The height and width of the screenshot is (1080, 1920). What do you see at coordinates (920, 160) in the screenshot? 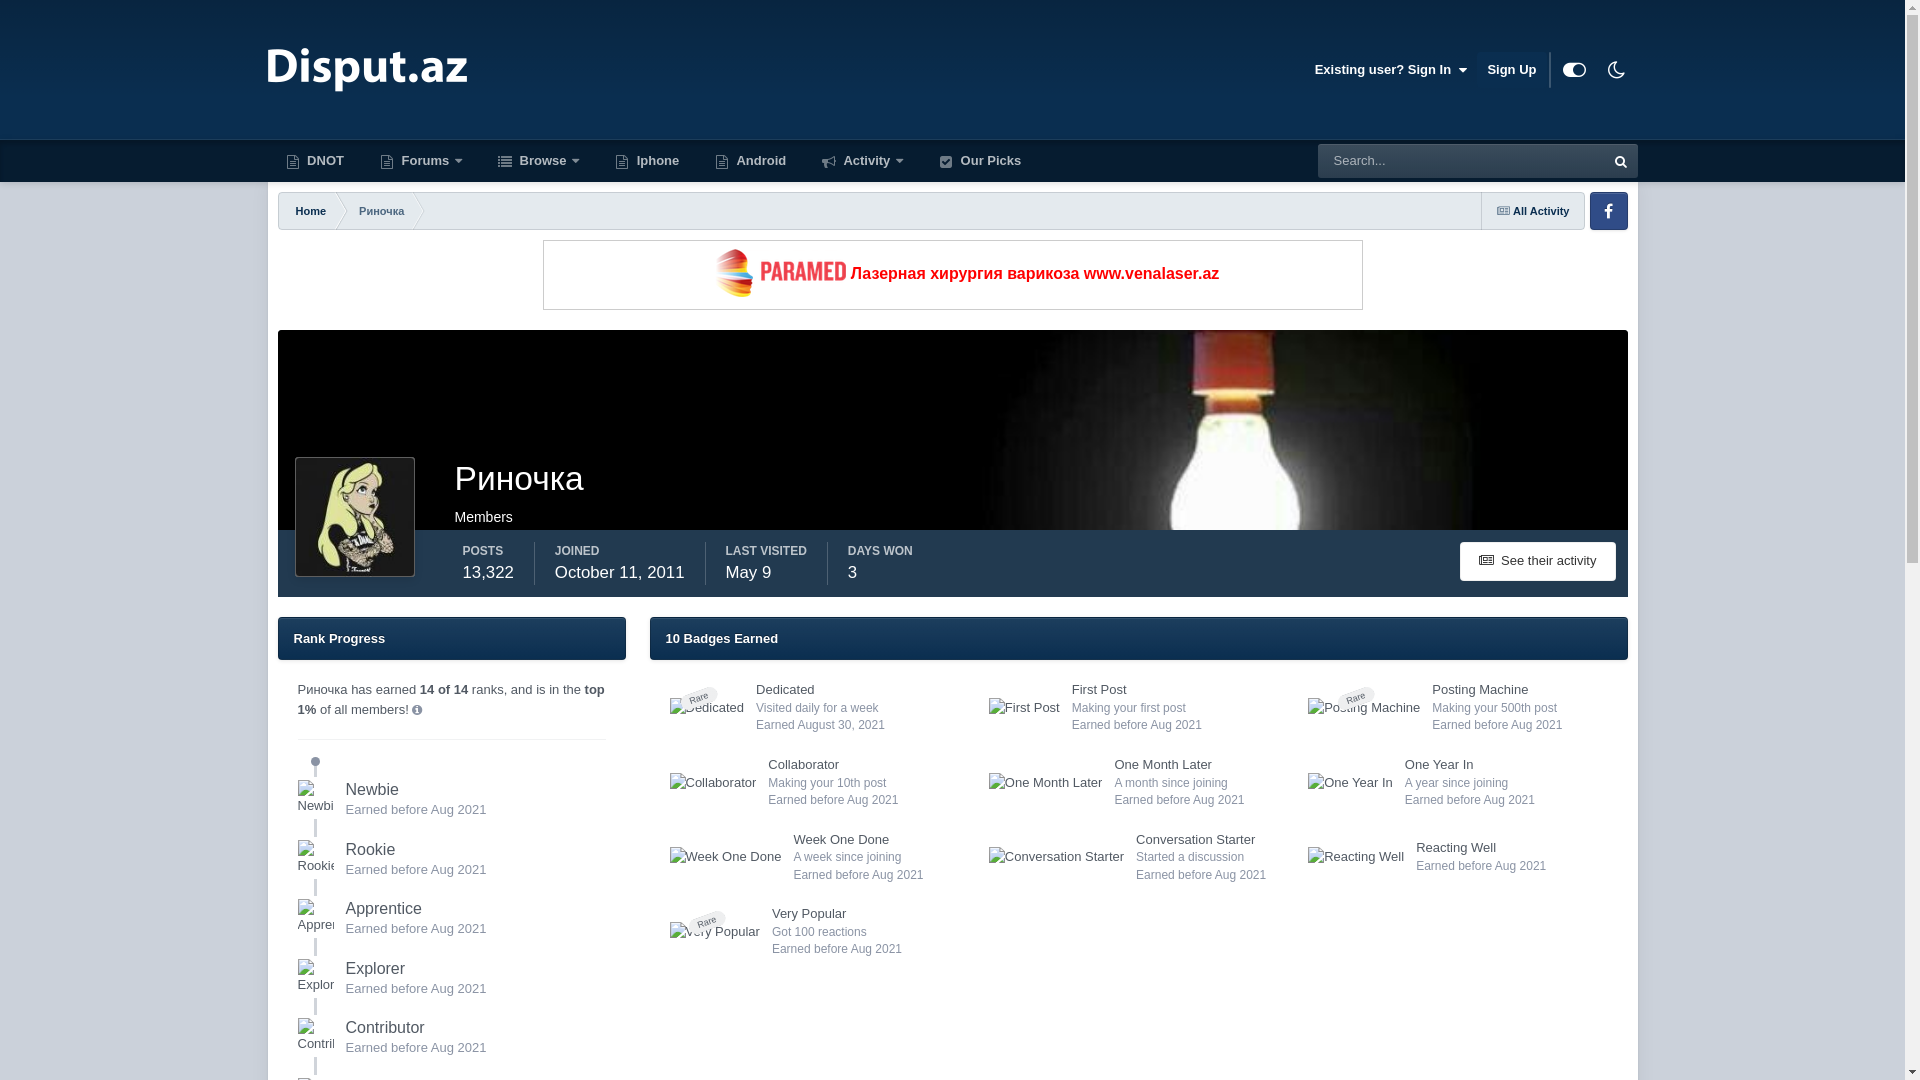
I see `'Our Picks'` at bounding box center [920, 160].